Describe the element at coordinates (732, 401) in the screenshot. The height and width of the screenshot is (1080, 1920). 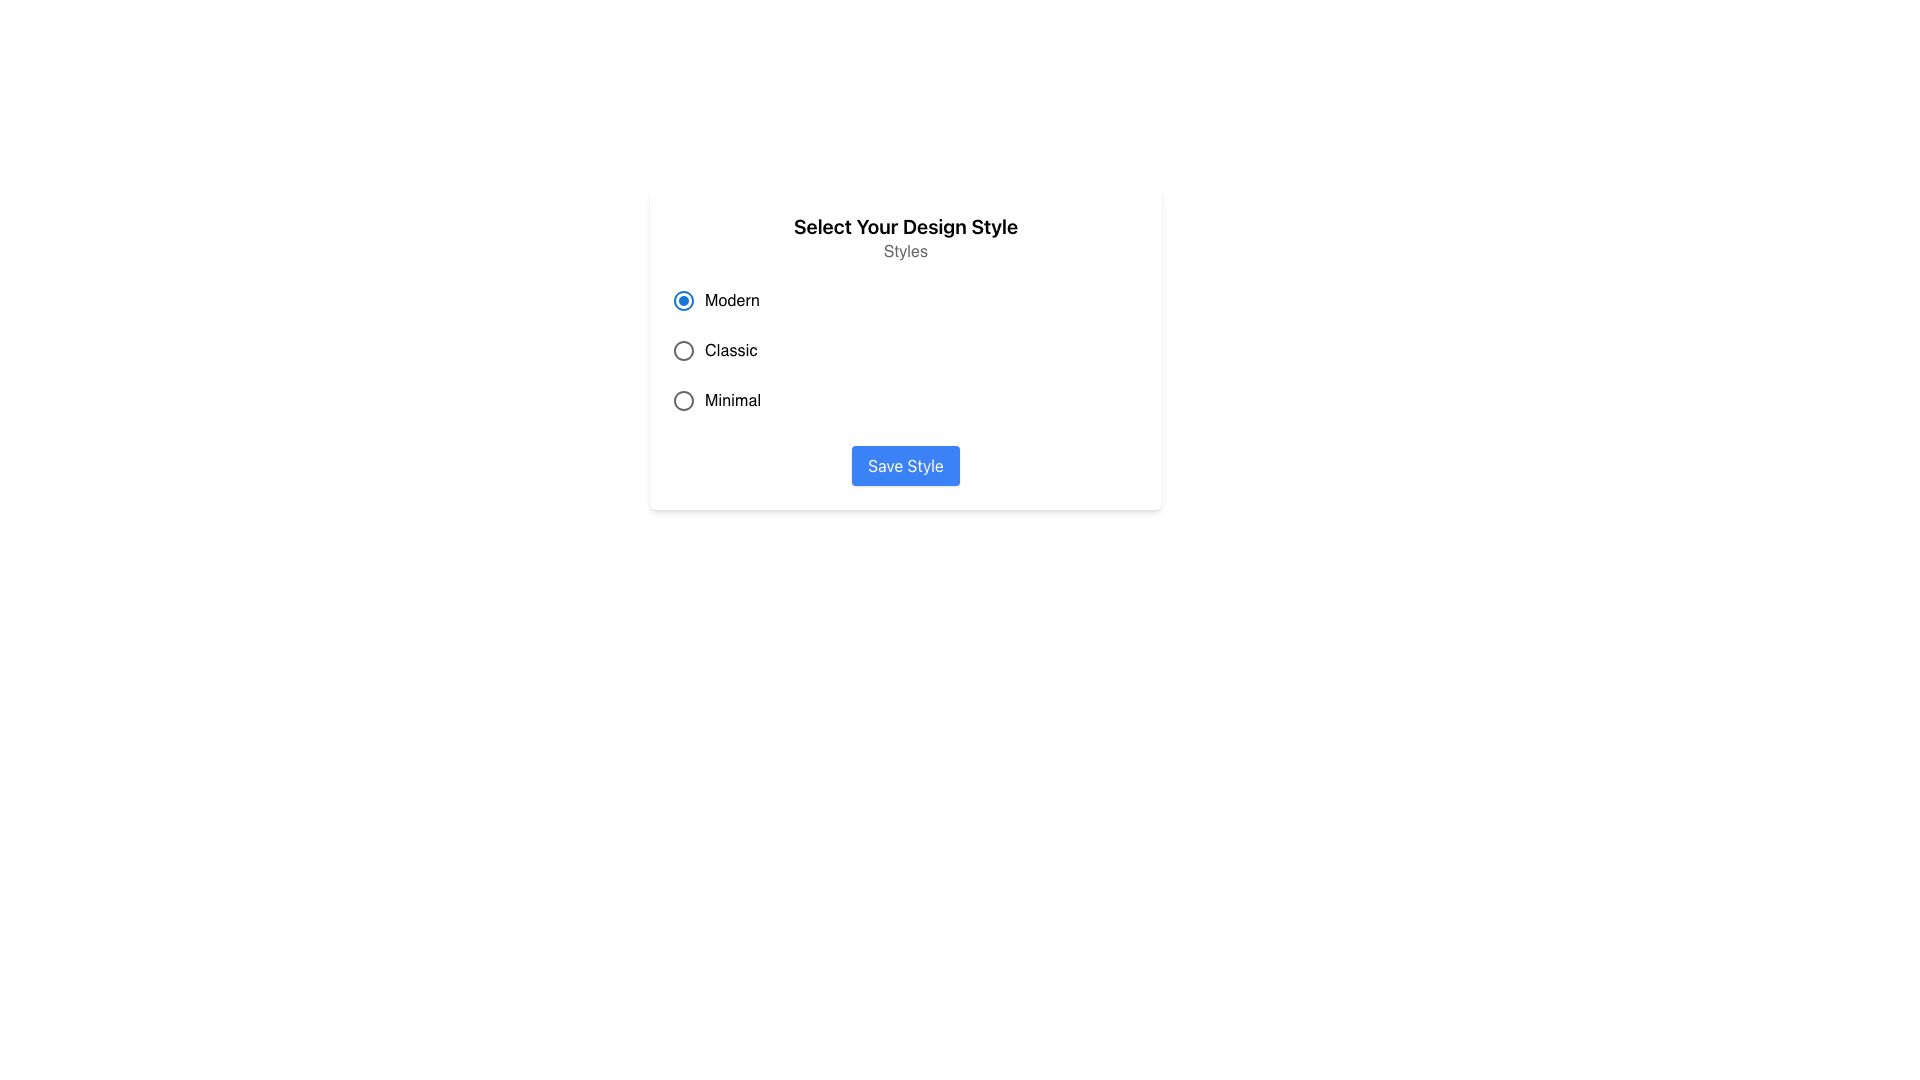
I see `the label indicating the 'Minimal' design style option, which is the last option in the group of radio-button options` at that location.